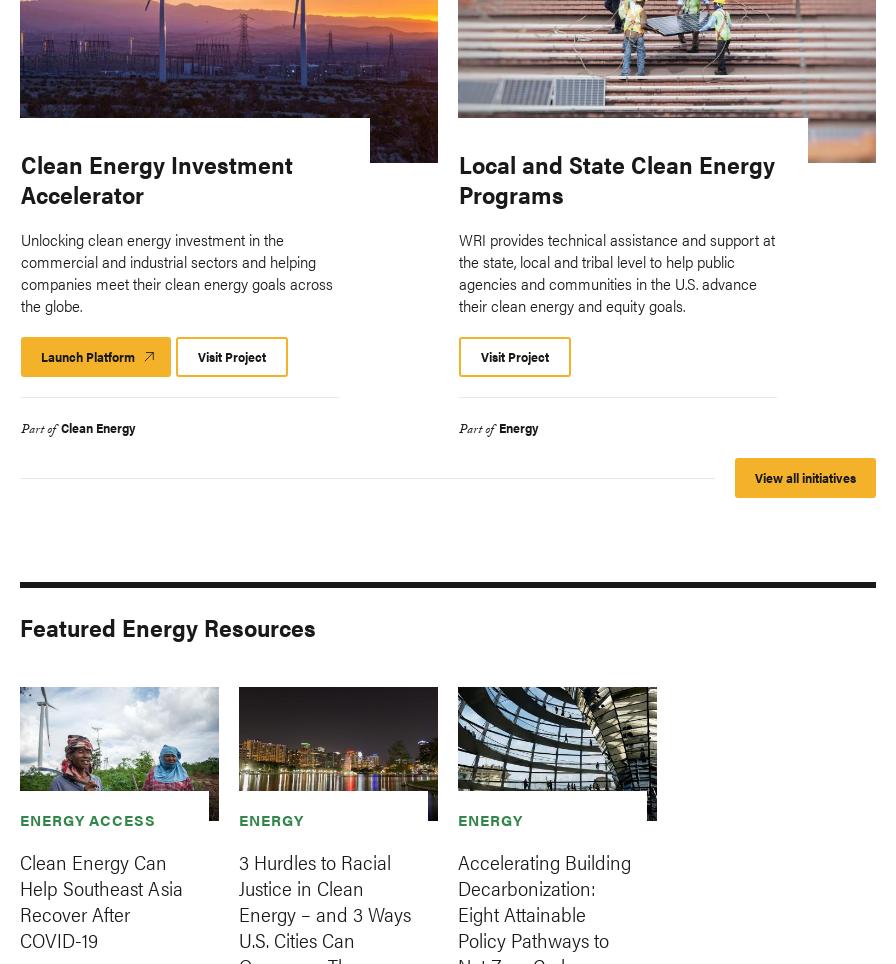 The image size is (896, 964). What do you see at coordinates (87, 818) in the screenshot?
I see `'Energy Access'` at bounding box center [87, 818].